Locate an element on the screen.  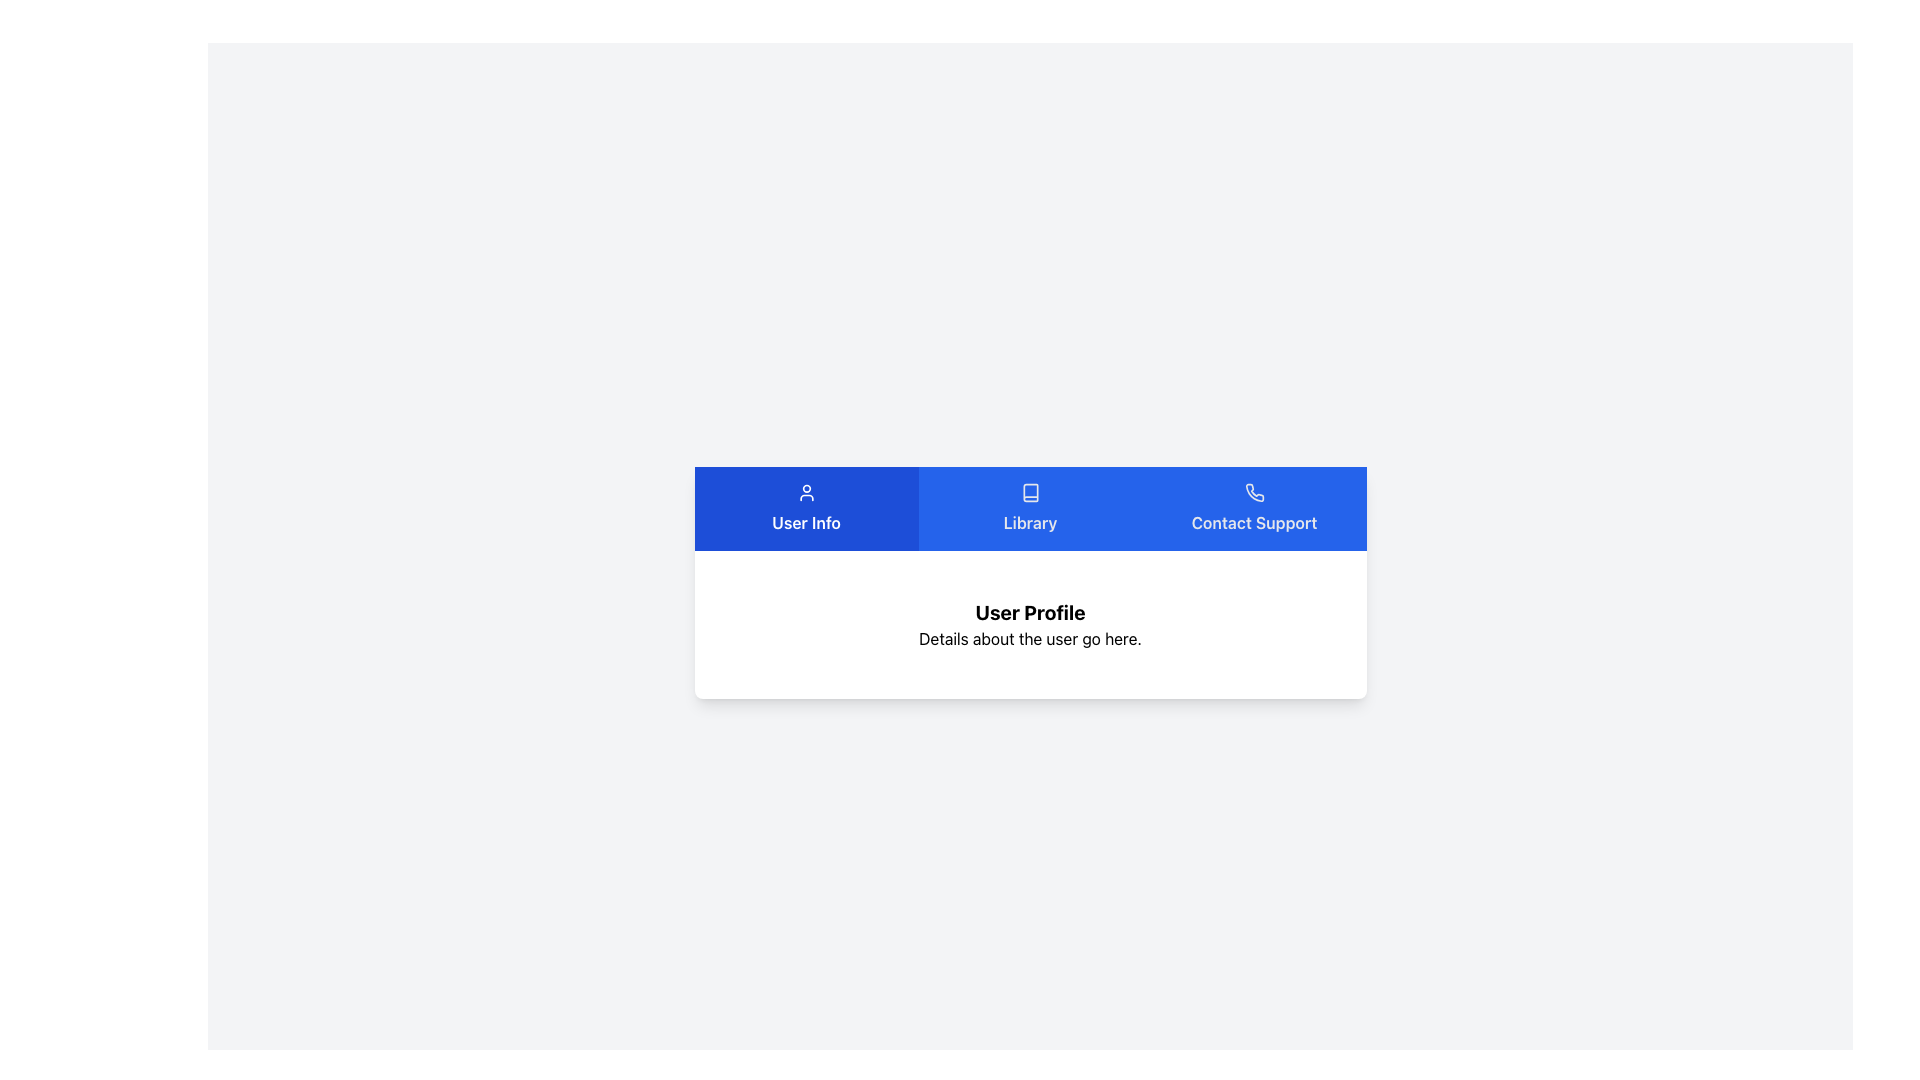
properties of the phone icon located in the 'Contact Support' tab within the blue header bar of the application is located at coordinates (1253, 493).